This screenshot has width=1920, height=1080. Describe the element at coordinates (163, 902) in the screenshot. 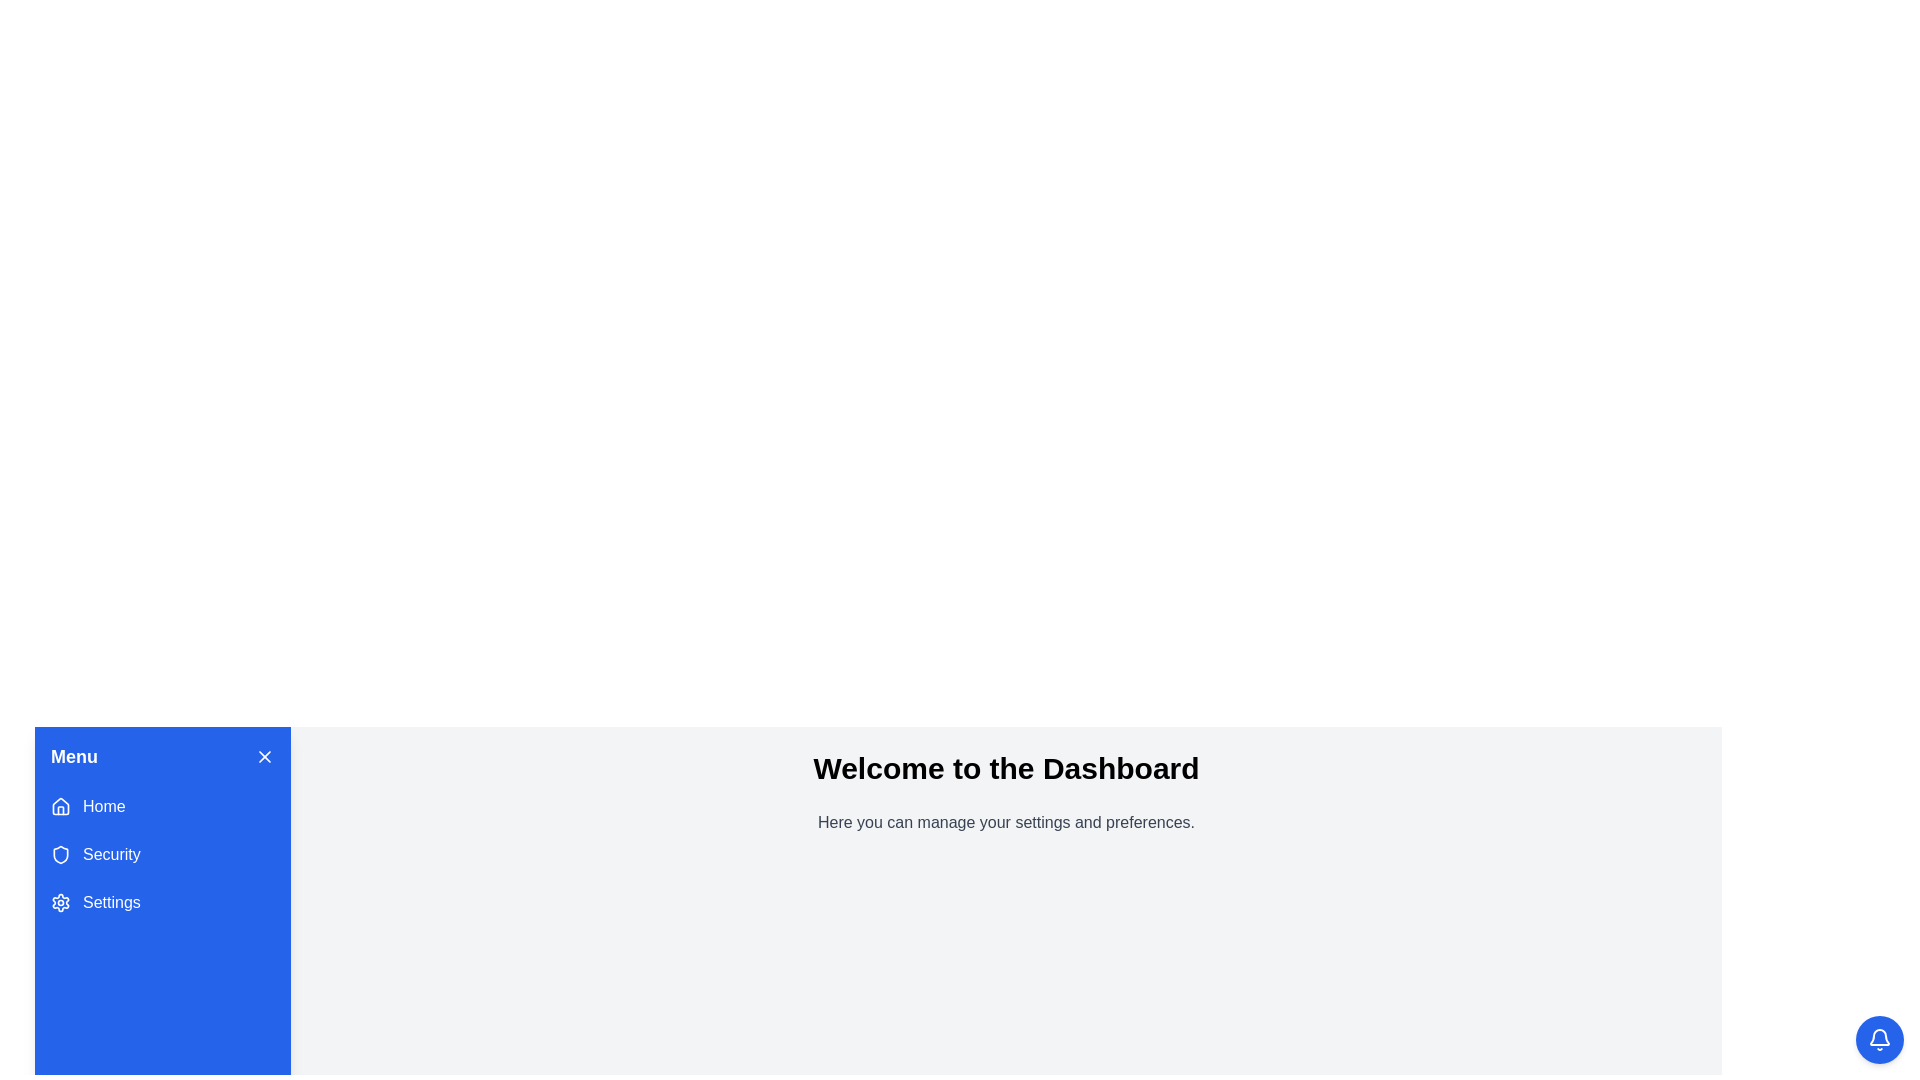

I see `the third menu item in the vertical list that navigates to the 'Settings' section of the application` at that location.